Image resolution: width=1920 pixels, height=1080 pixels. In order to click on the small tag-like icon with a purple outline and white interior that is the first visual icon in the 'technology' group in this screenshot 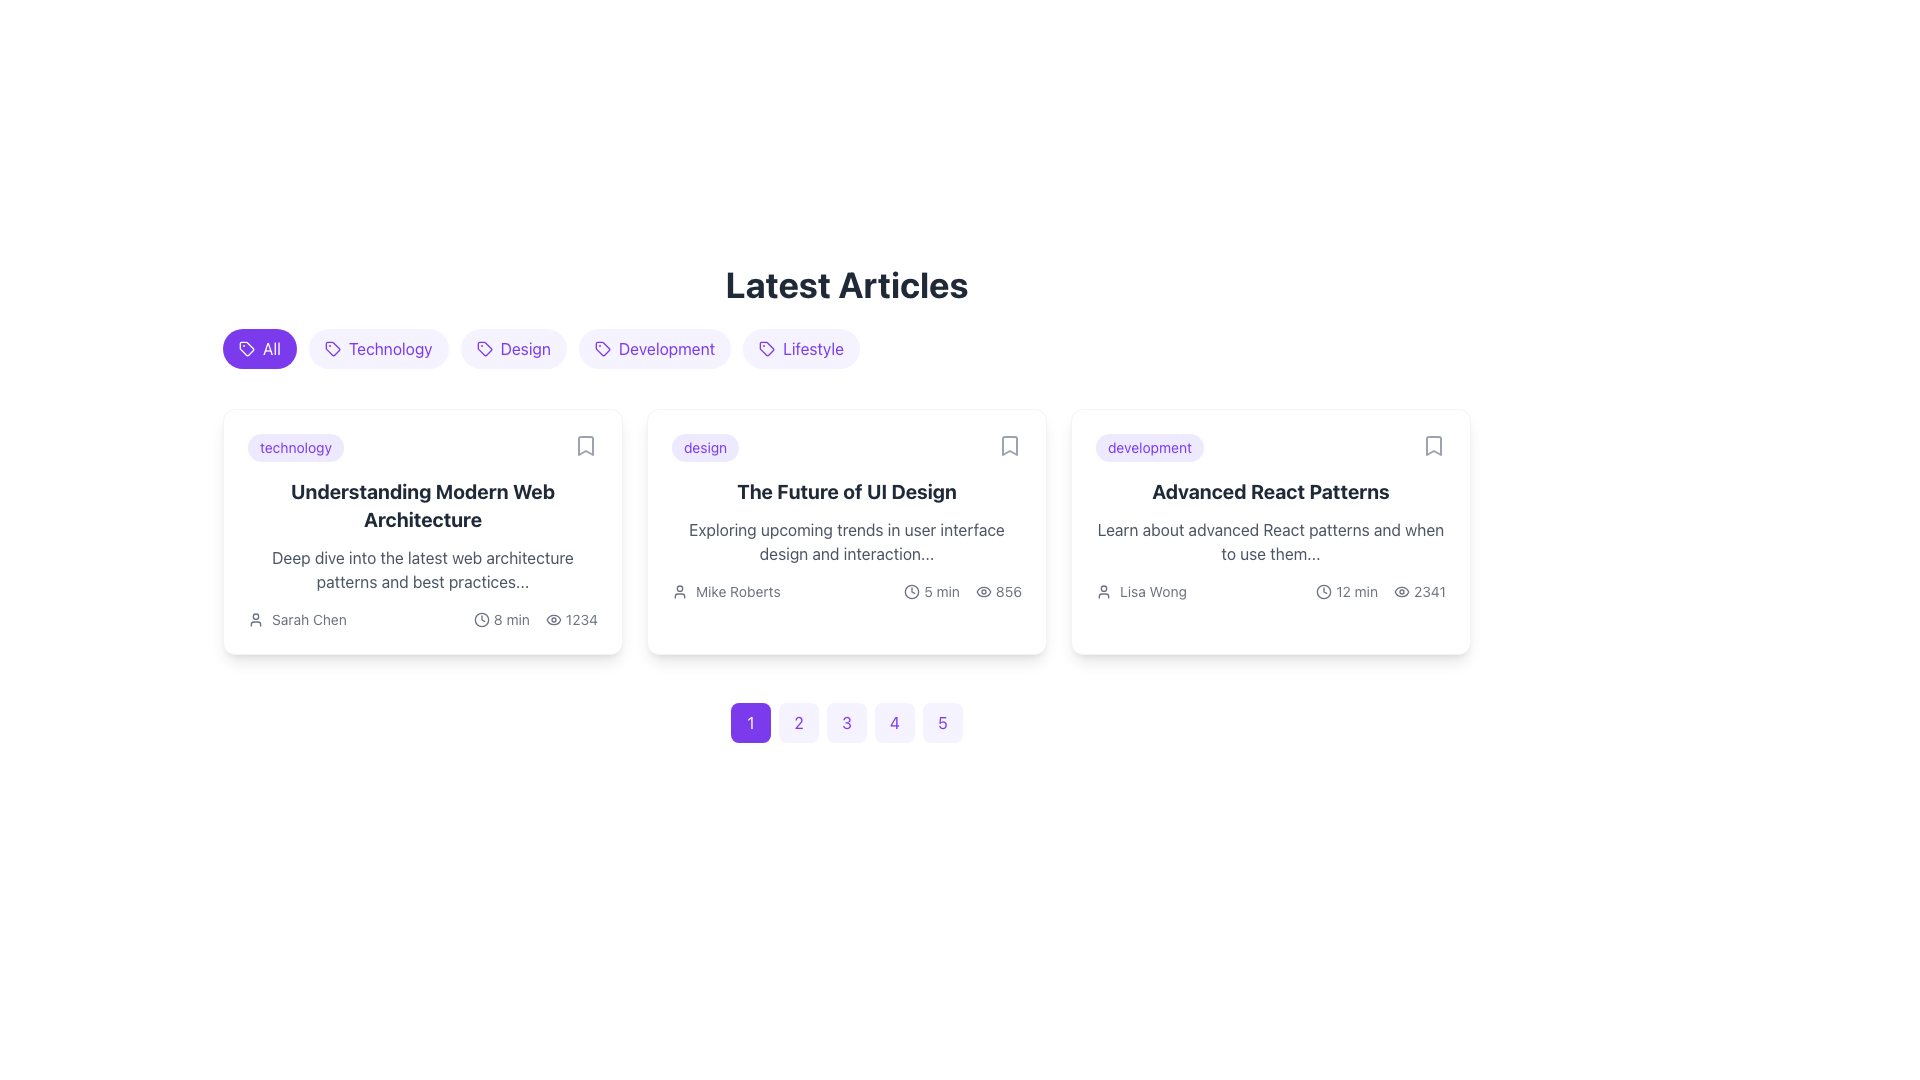, I will do `click(332, 347)`.